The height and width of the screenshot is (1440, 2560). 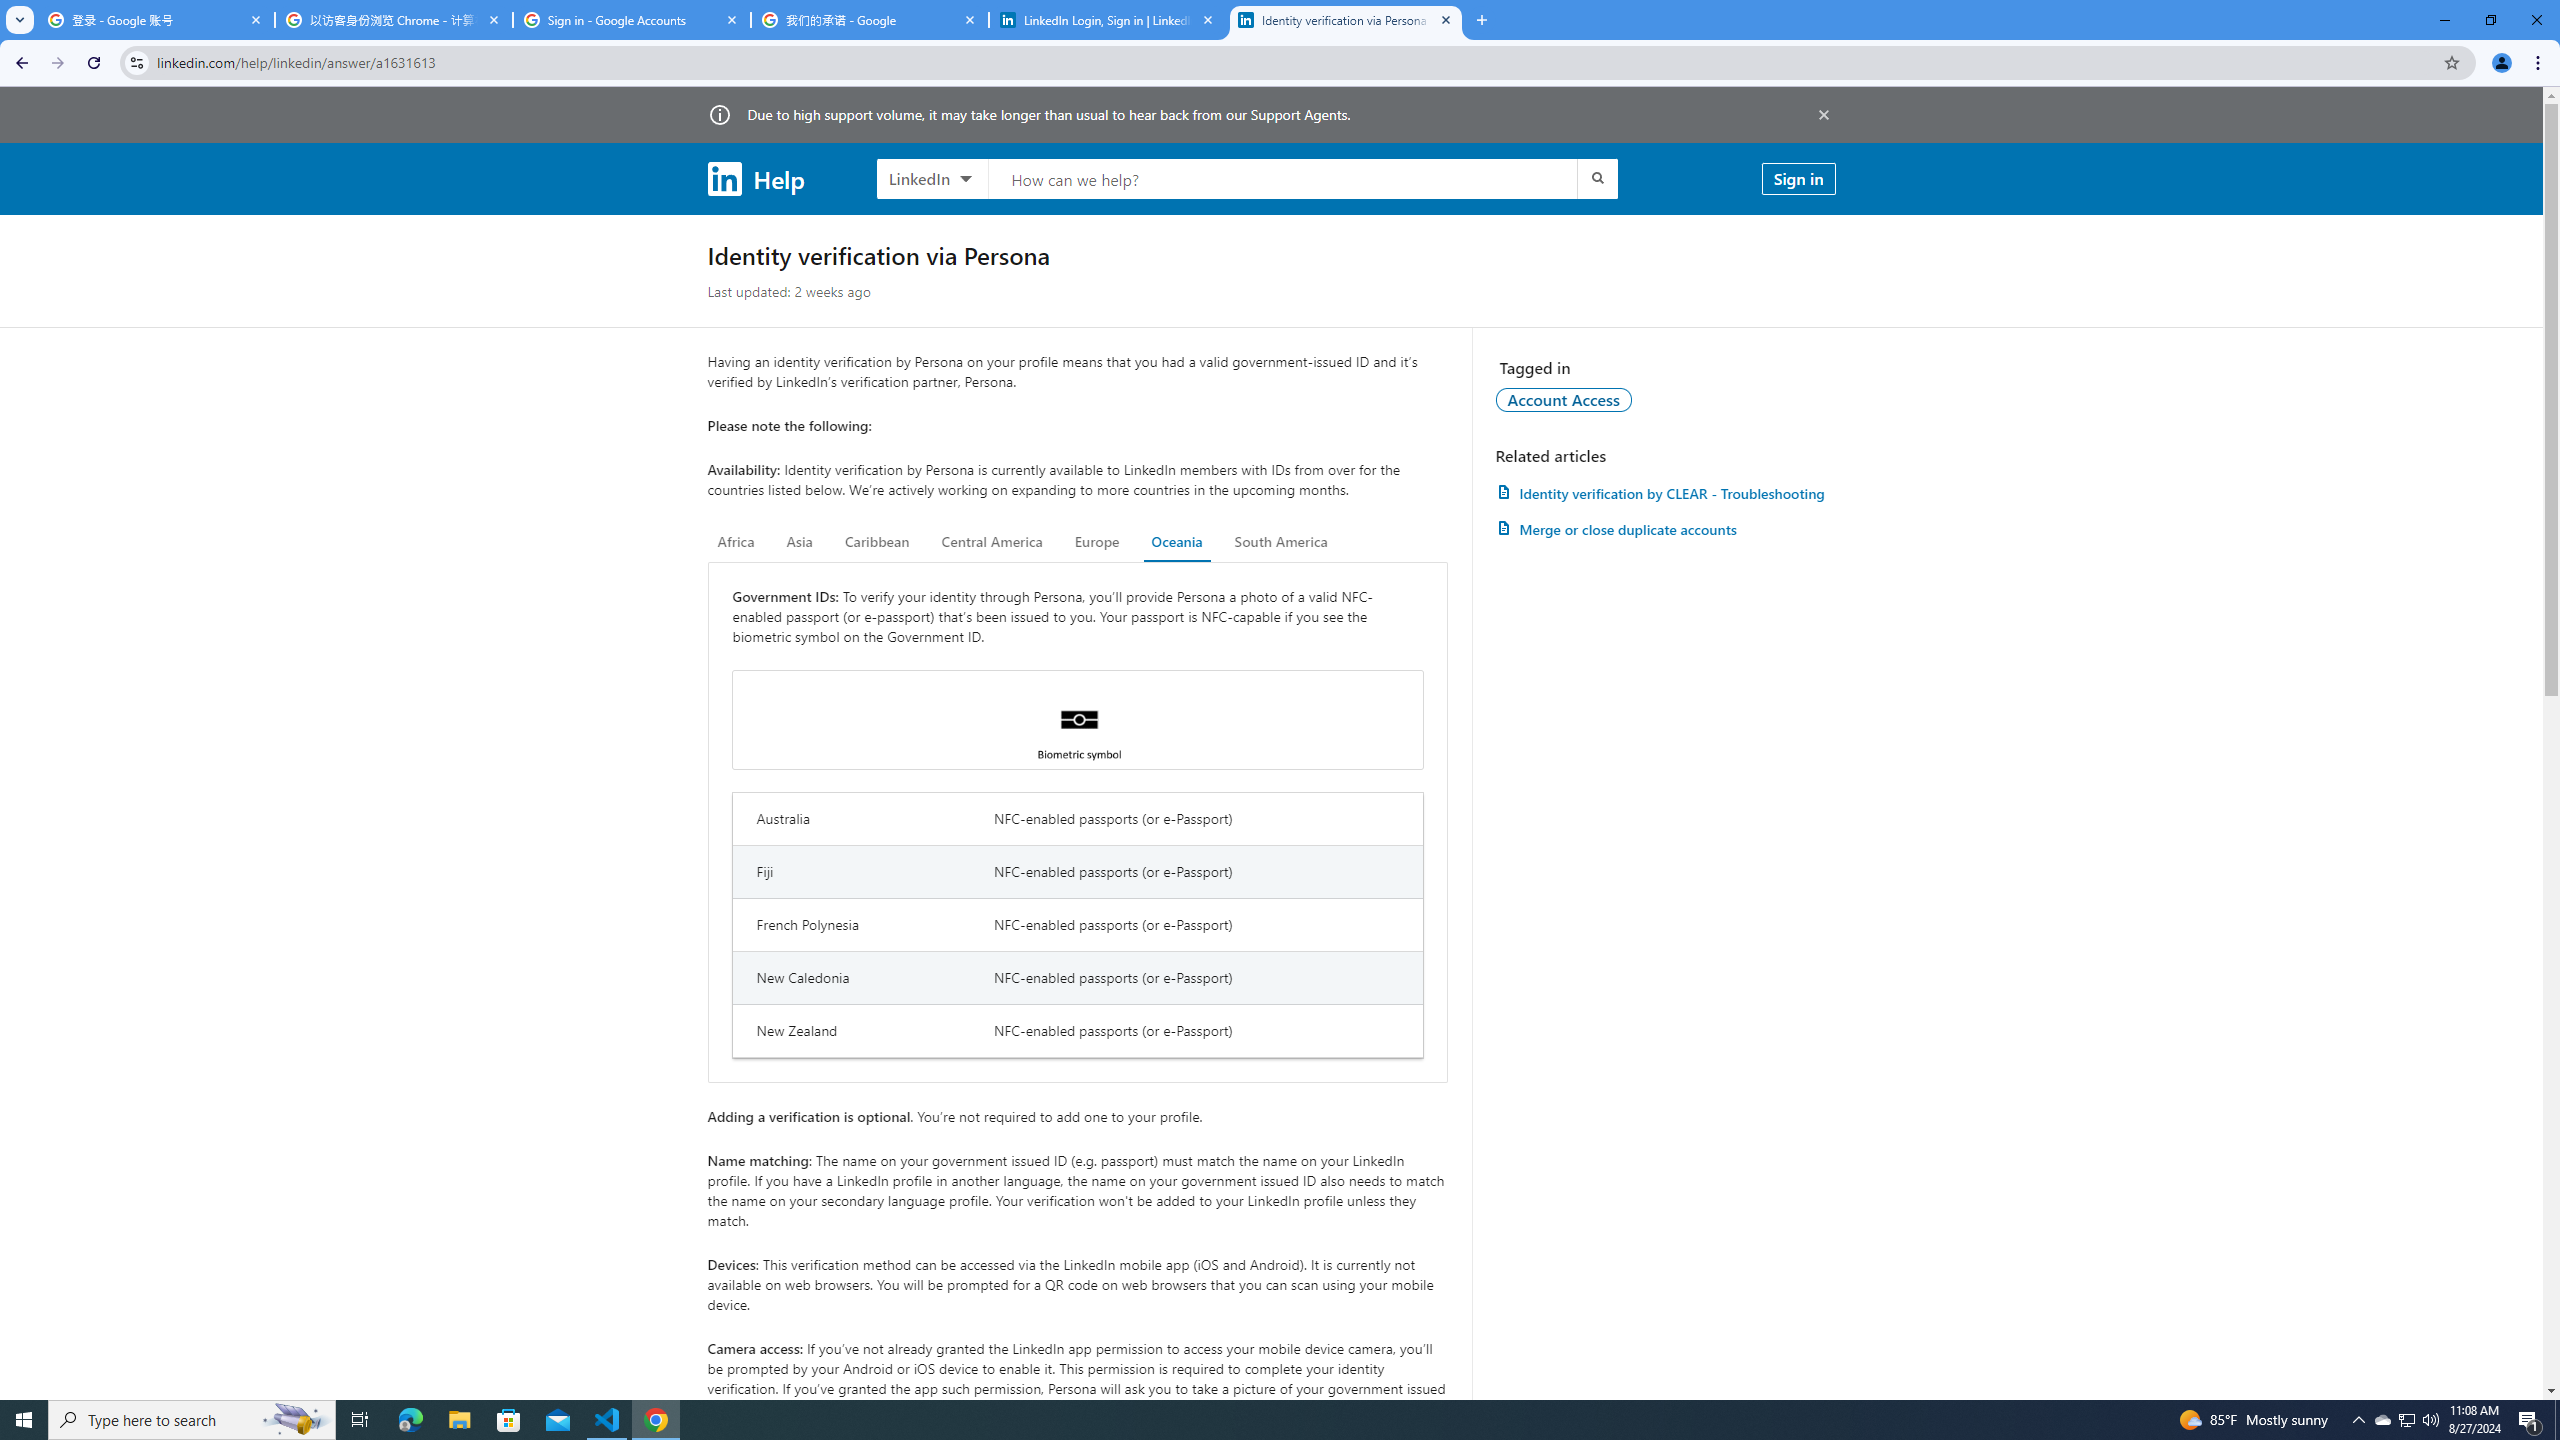 What do you see at coordinates (799, 541) in the screenshot?
I see `'Asia'` at bounding box center [799, 541].